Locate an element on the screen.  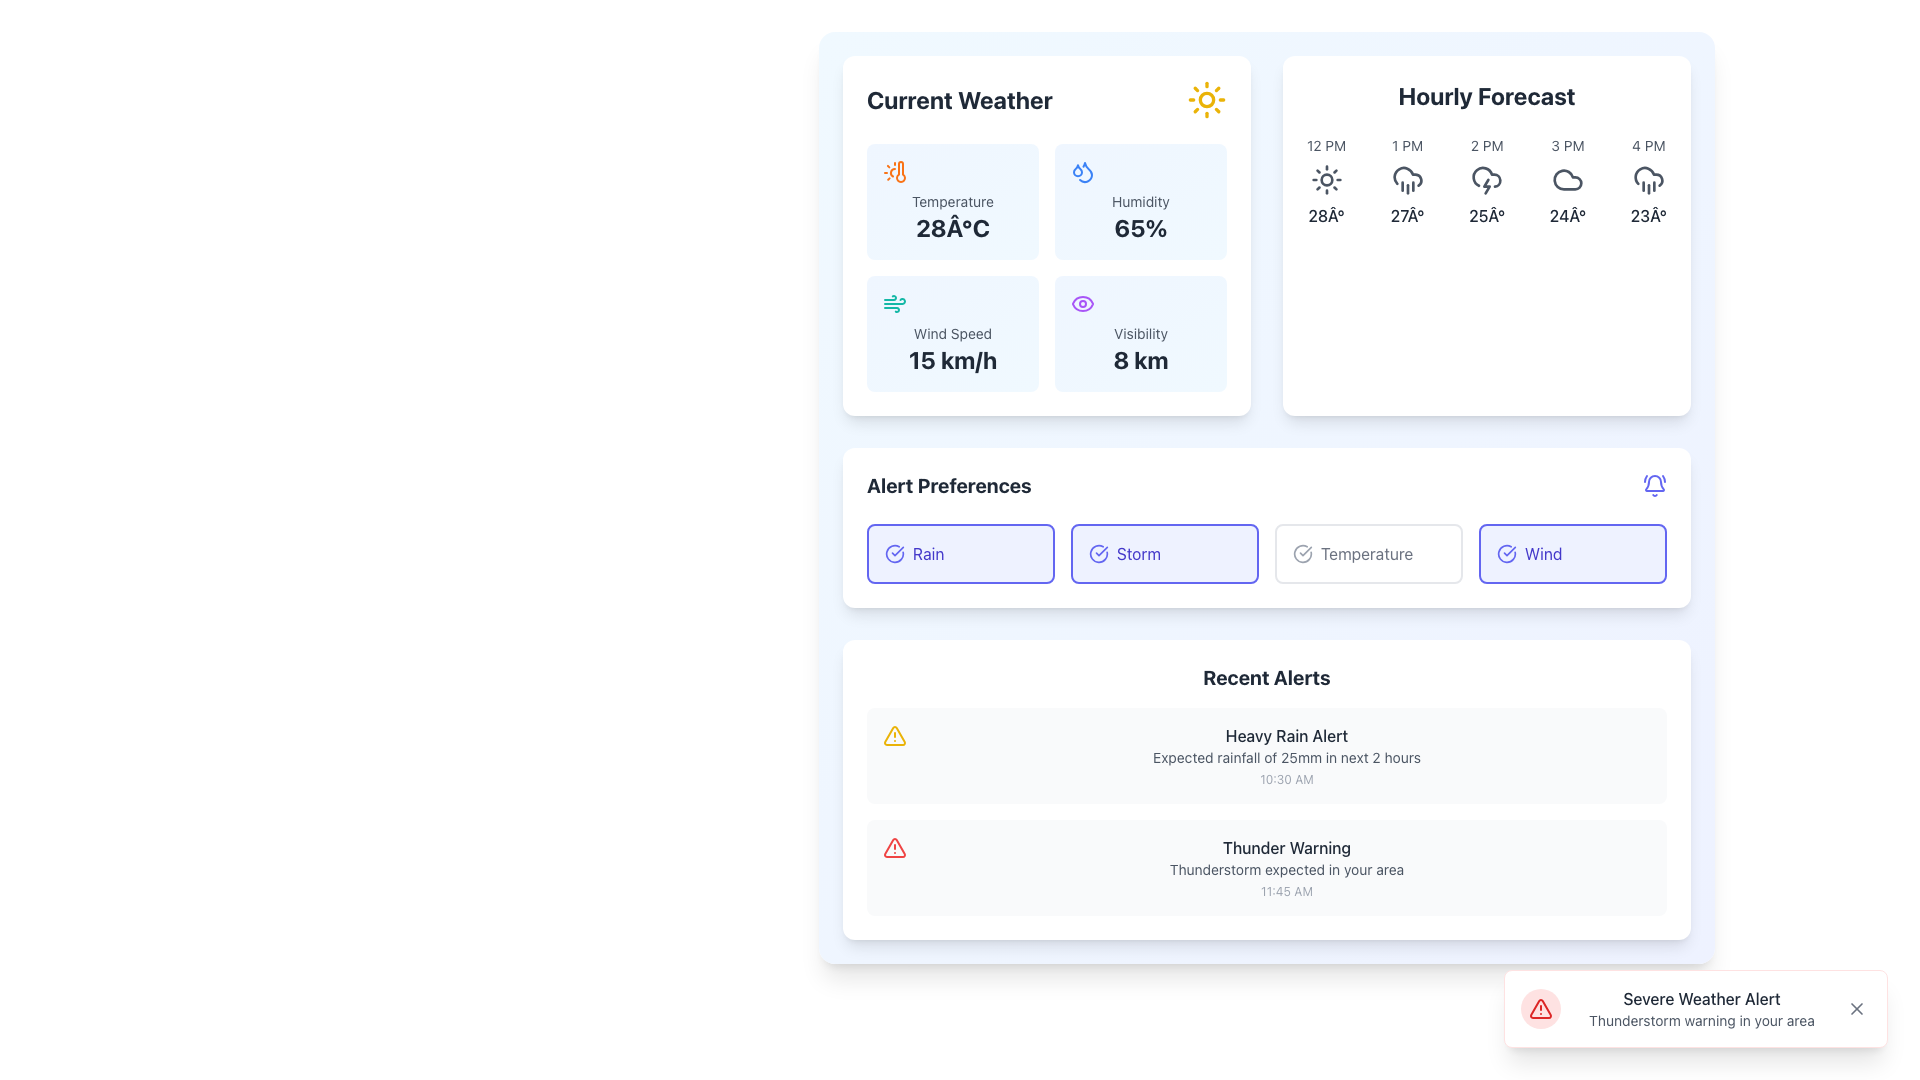
the 'Wind' alert preference icon located on the left side of the text label within the 'Wind' preference button in the 'Alert Preferences' section is located at coordinates (1507, 554).